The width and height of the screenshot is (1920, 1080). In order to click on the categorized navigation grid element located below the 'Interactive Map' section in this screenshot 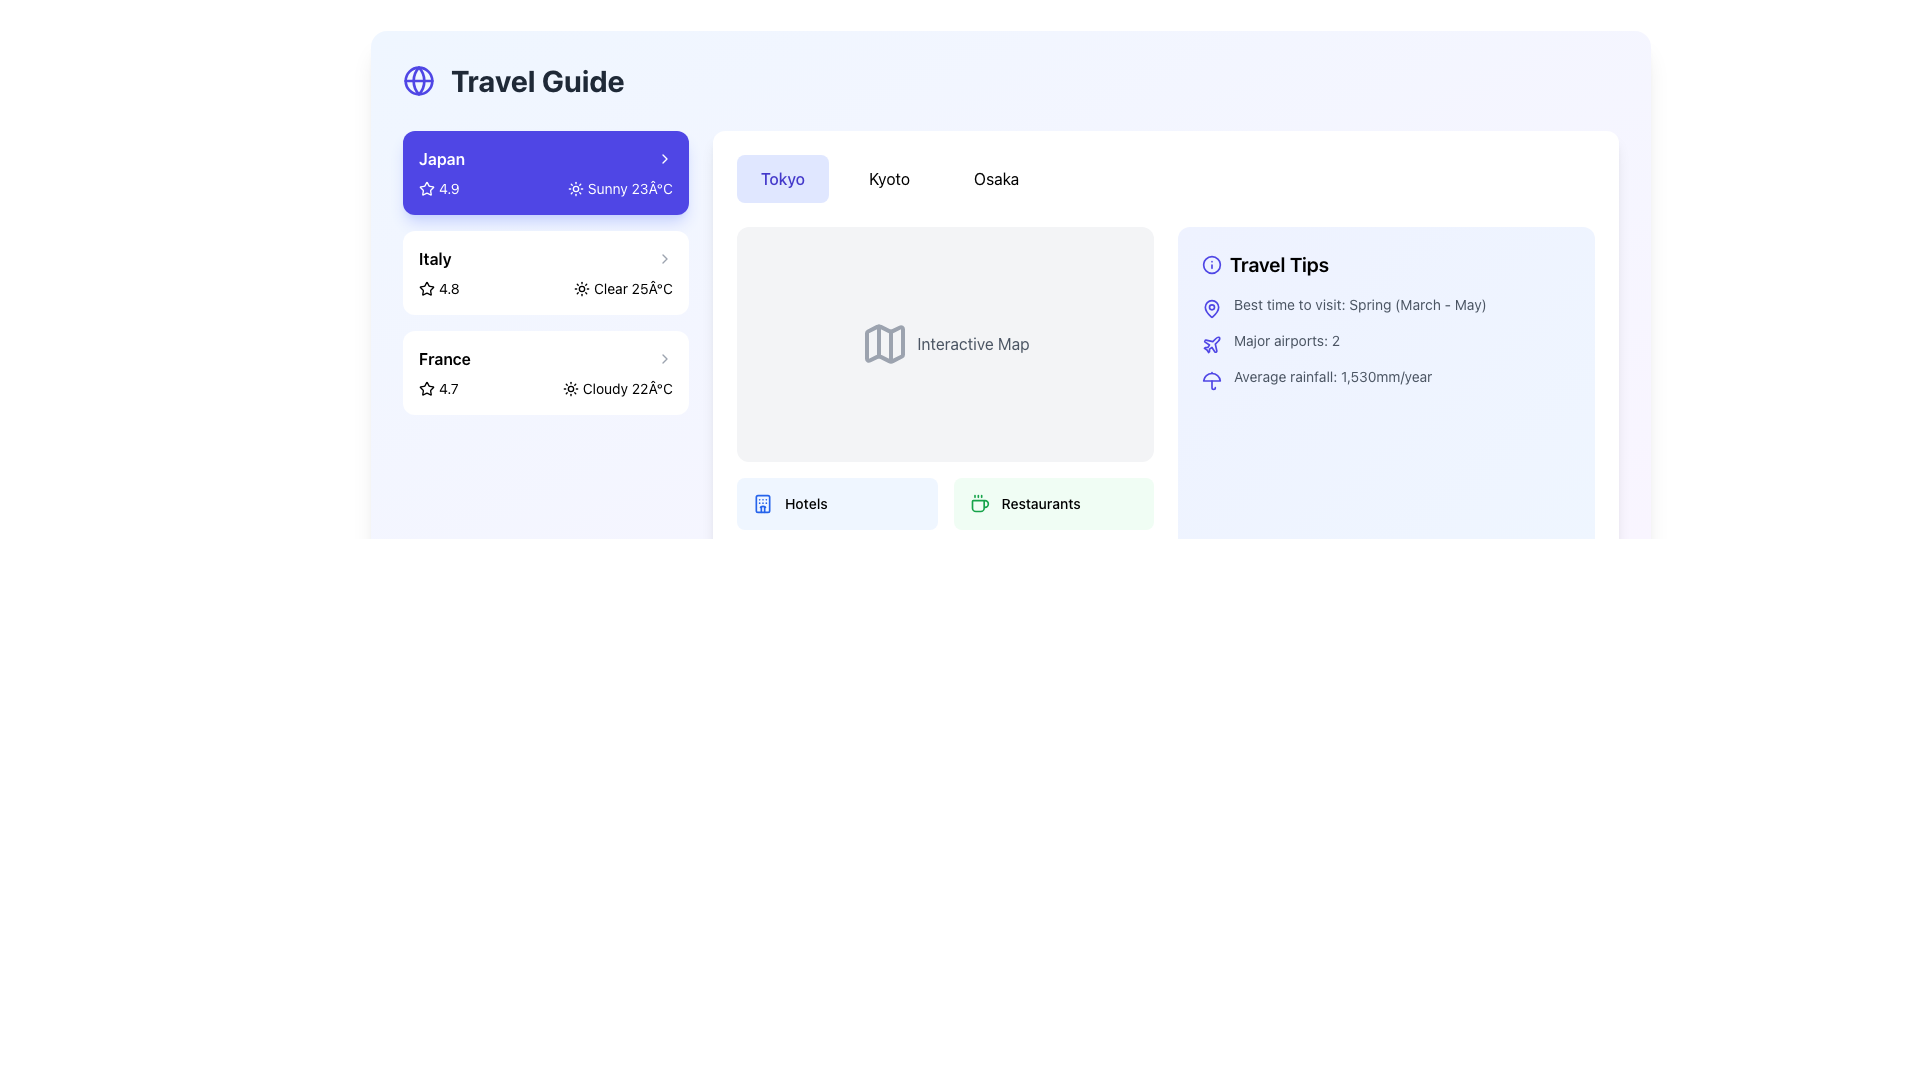, I will do `click(944, 536)`.